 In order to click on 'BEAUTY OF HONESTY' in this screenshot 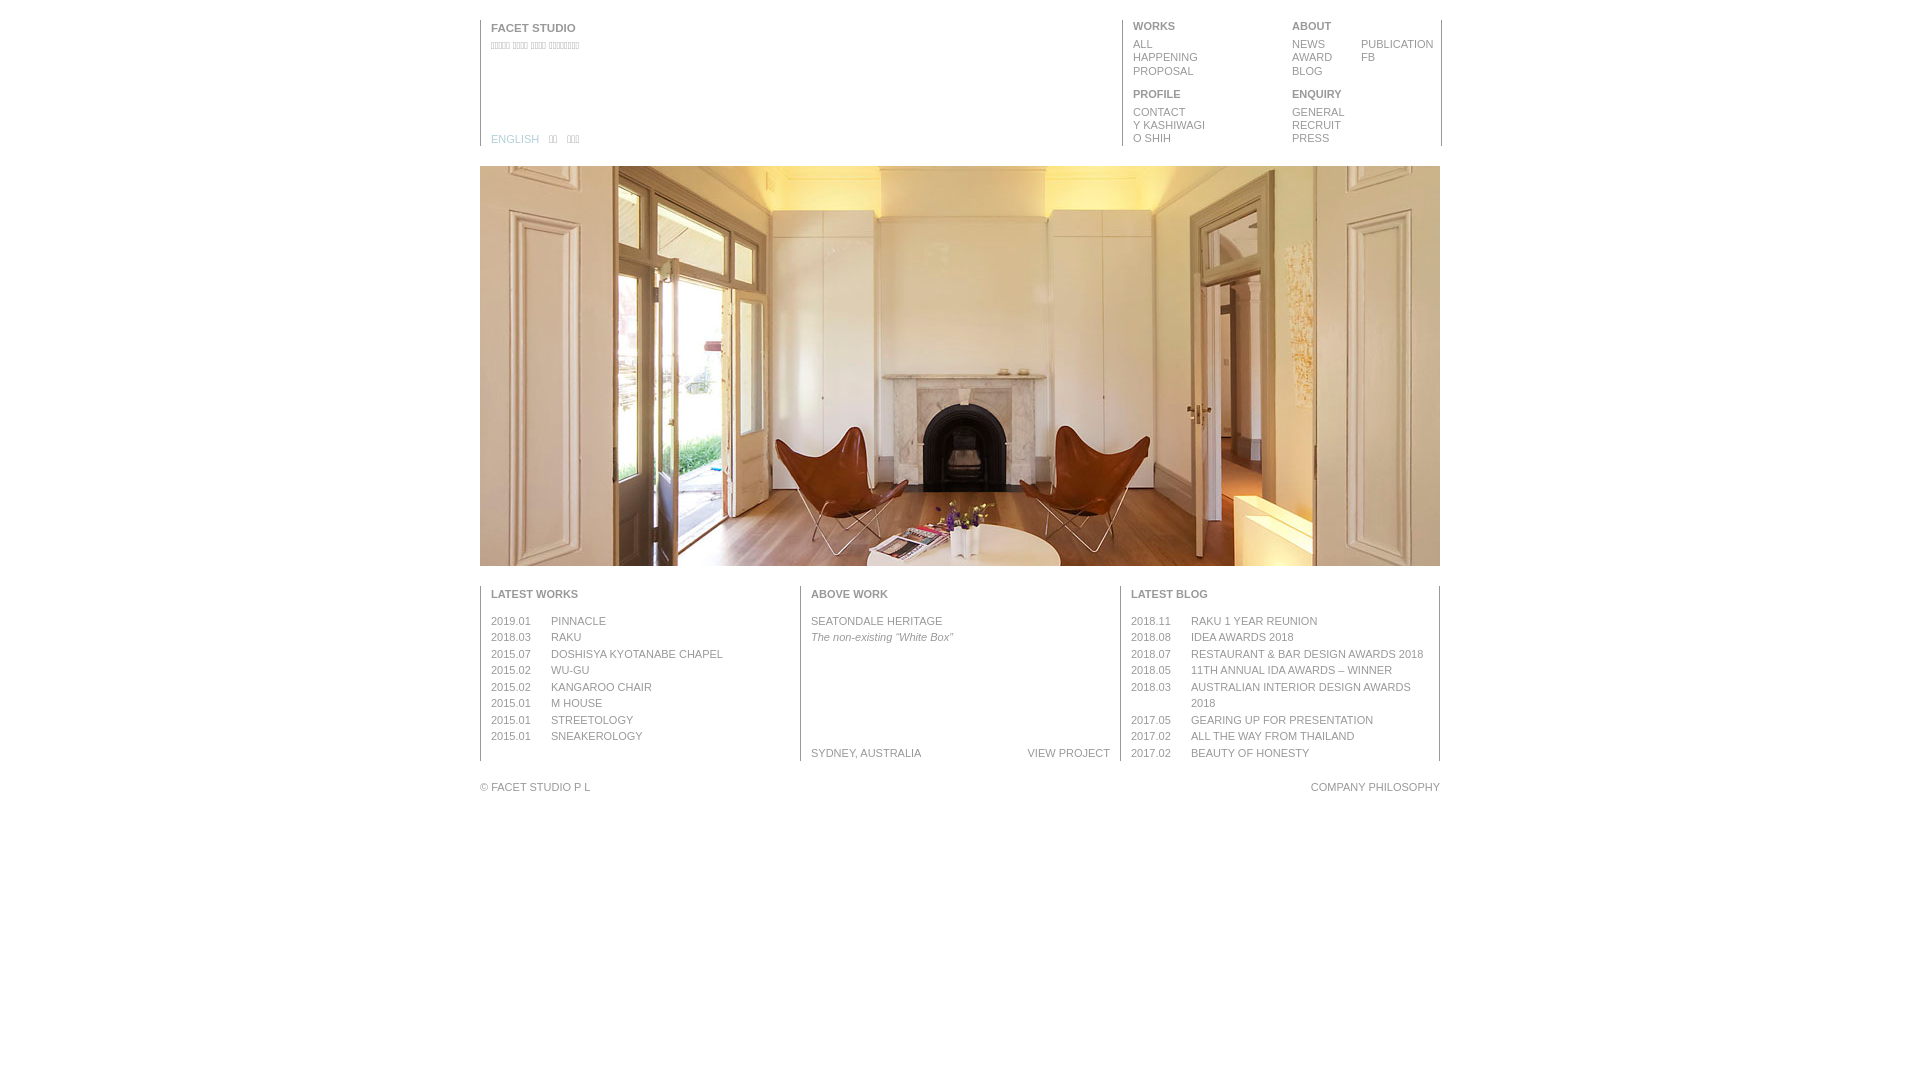, I will do `click(1310, 752)`.